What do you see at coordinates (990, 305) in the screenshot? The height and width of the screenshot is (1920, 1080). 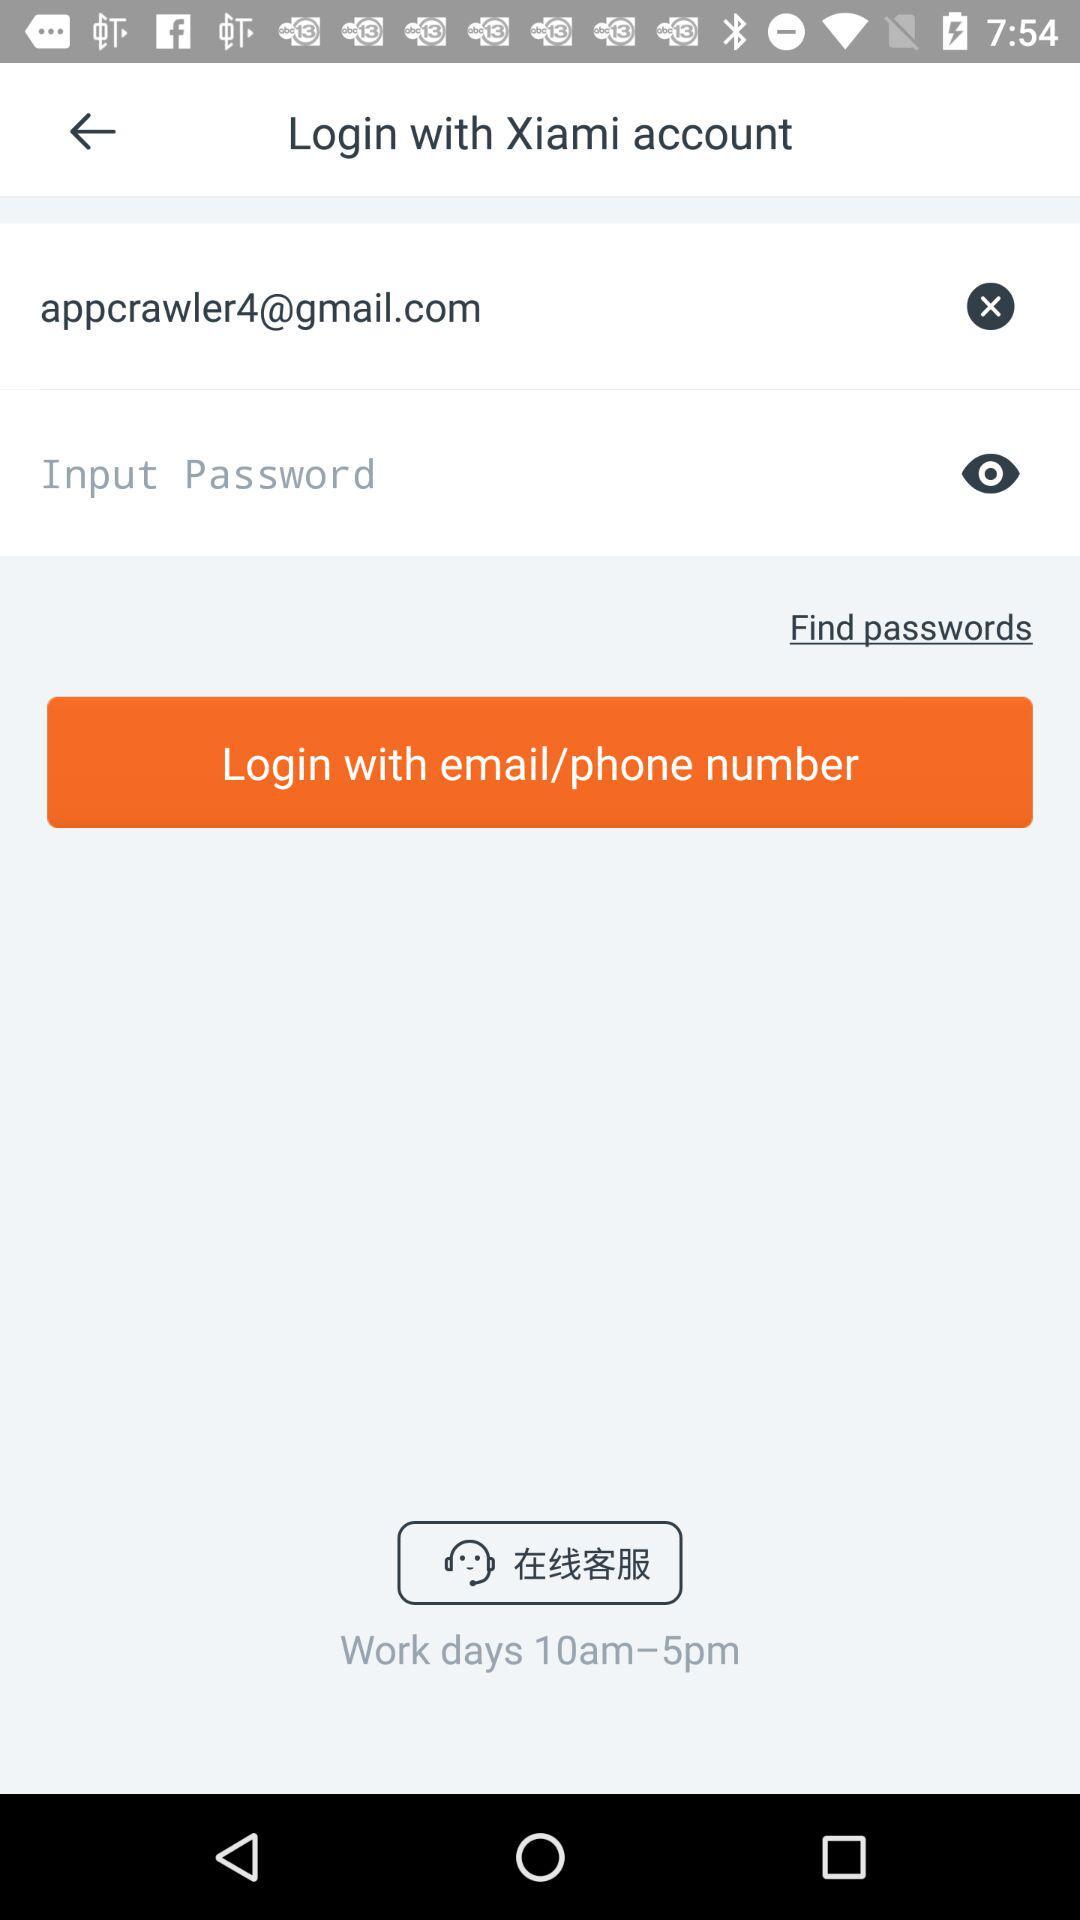 I see `icon next to the appcrawler4@gmail.com item` at bounding box center [990, 305].